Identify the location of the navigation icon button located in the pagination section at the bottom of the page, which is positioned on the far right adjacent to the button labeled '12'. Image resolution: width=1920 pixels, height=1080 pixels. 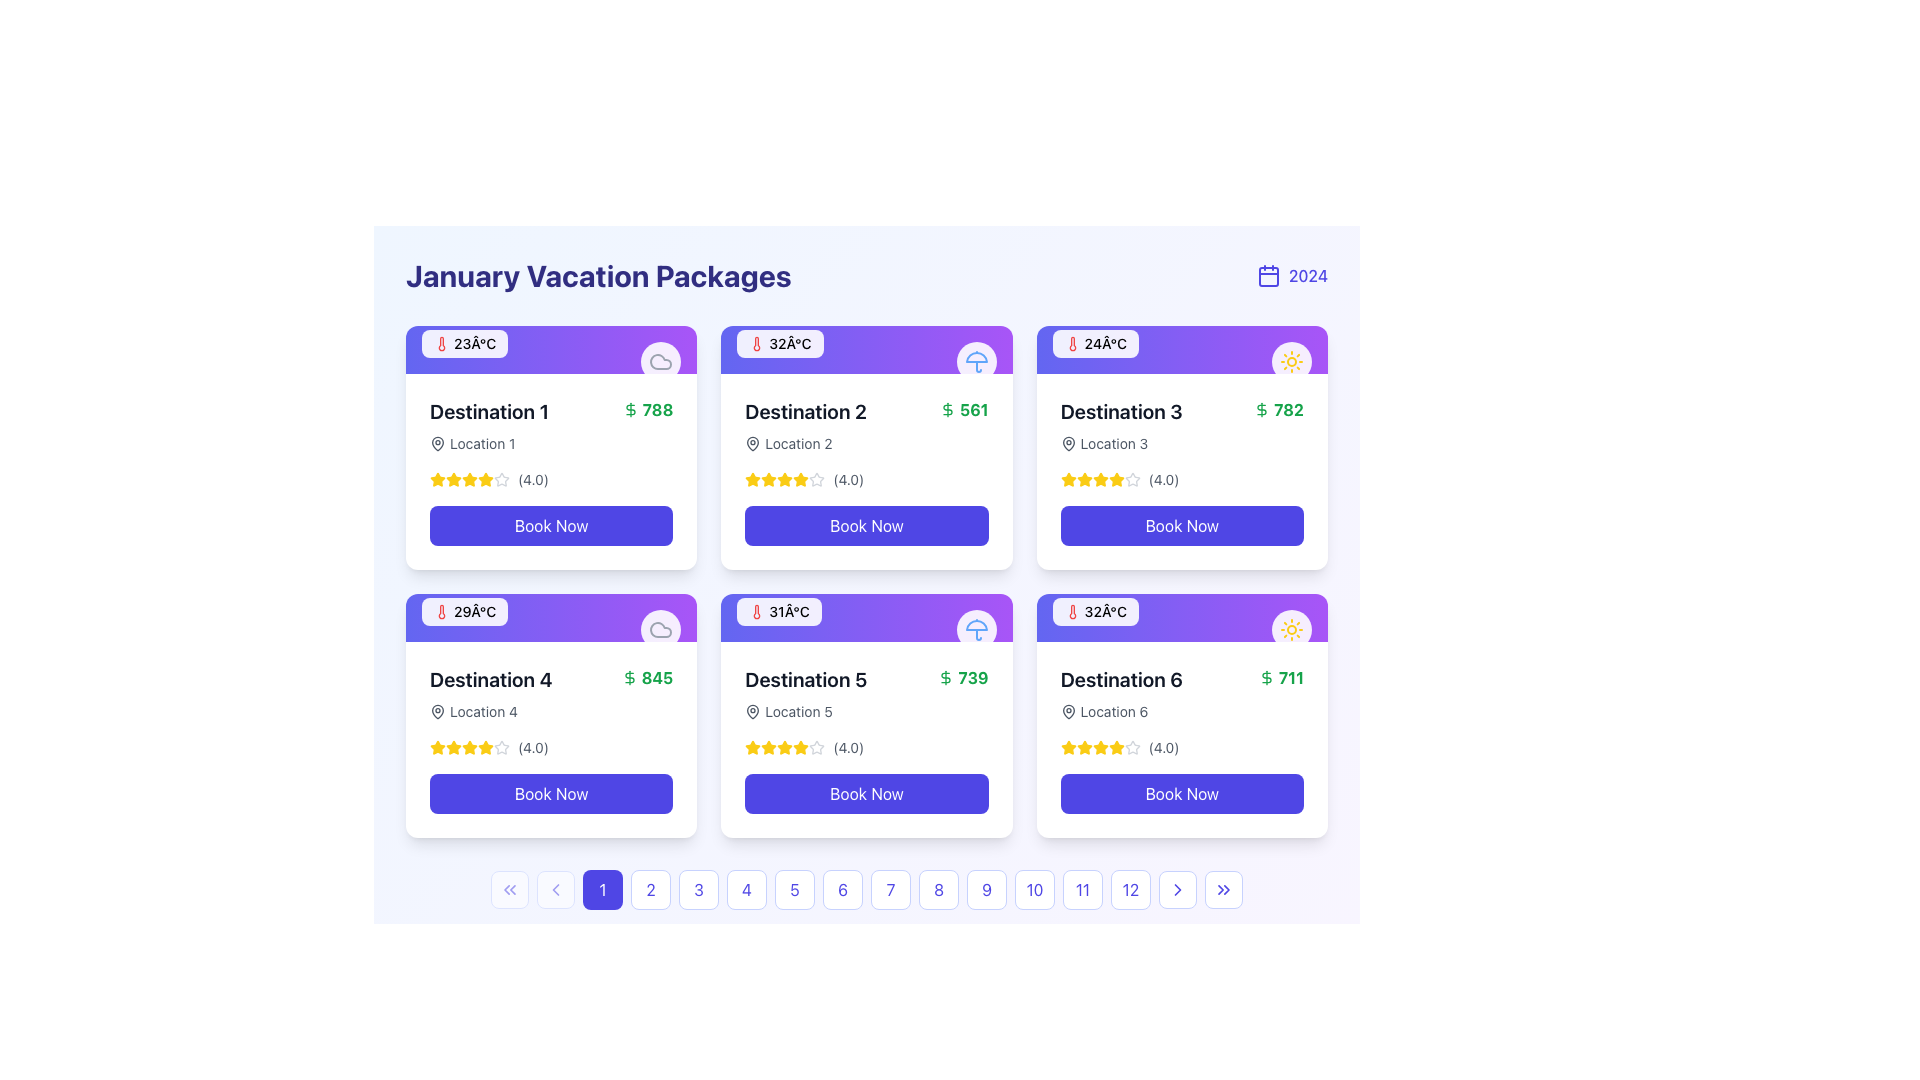
(1177, 889).